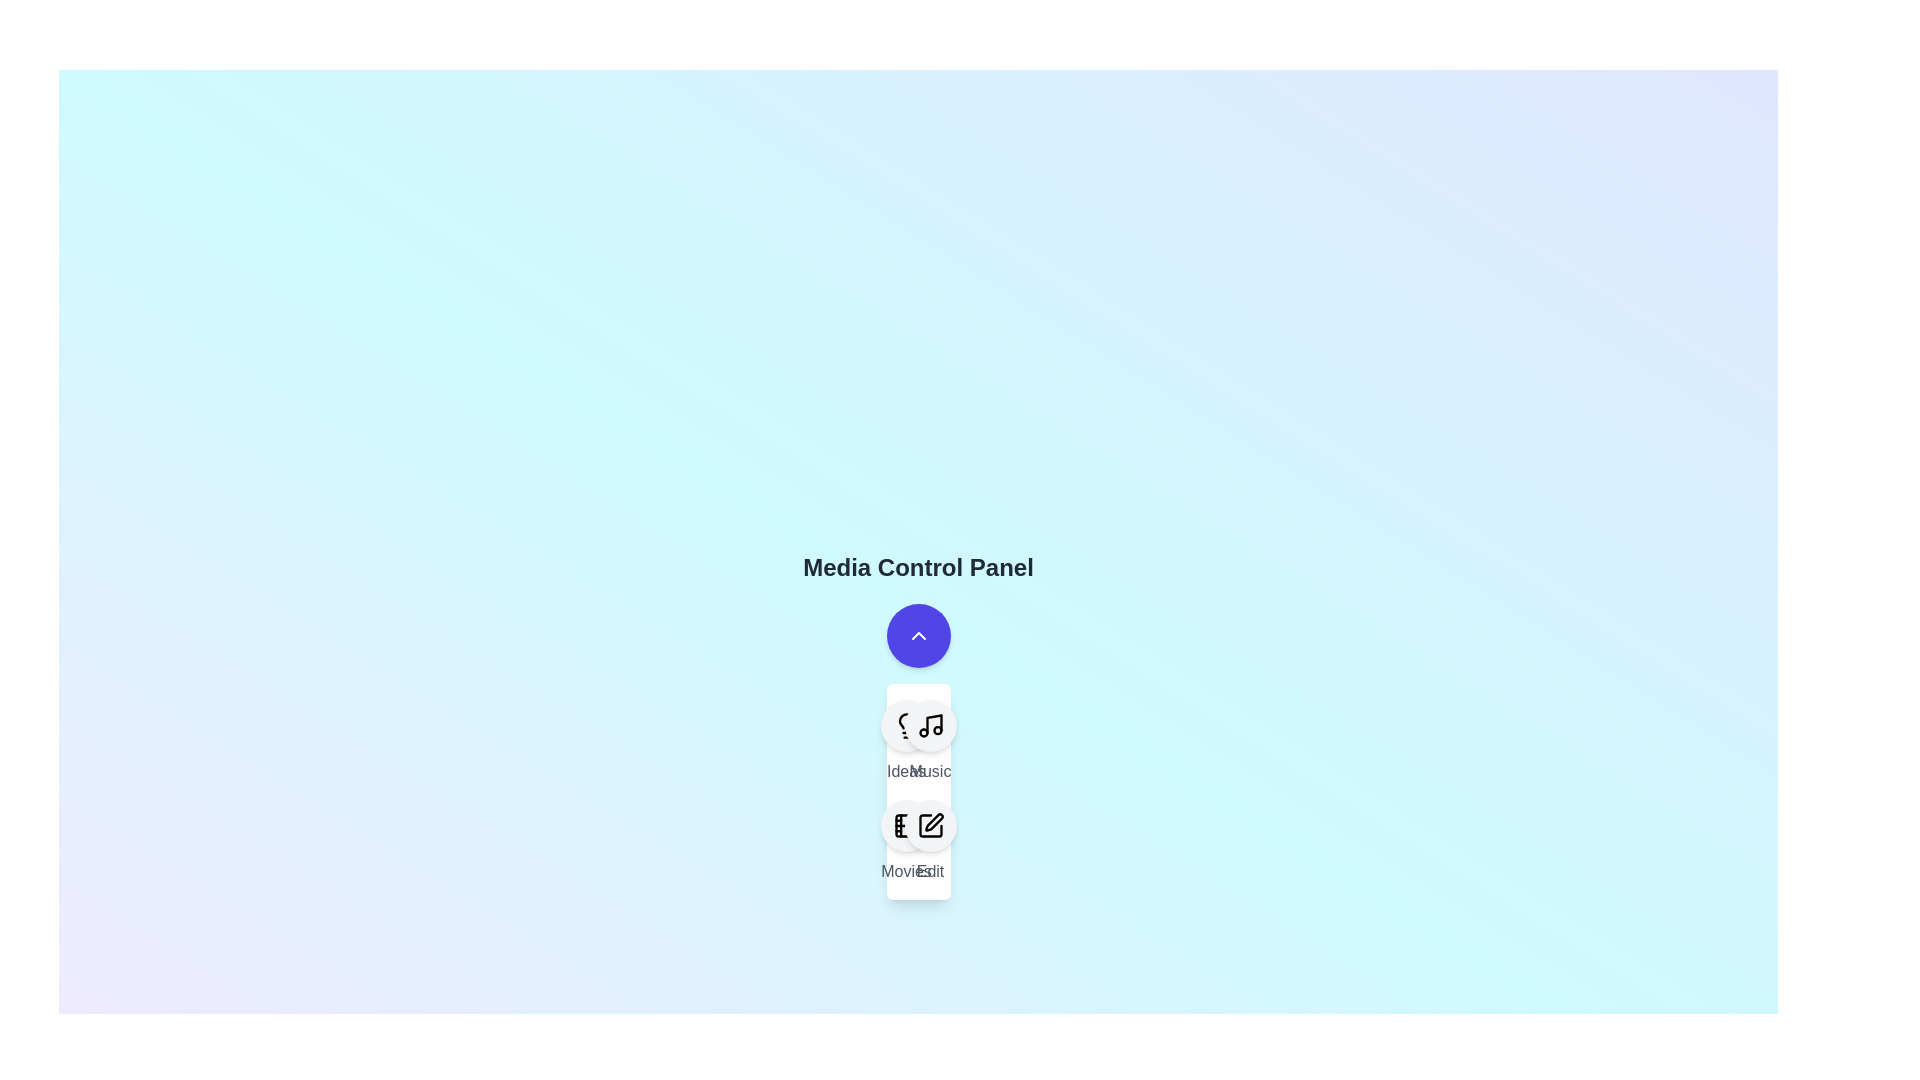 The width and height of the screenshot is (1920, 1080). Describe the element at coordinates (917, 636) in the screenshot. I see `the central toggle button to collapse the options menu` at that location.